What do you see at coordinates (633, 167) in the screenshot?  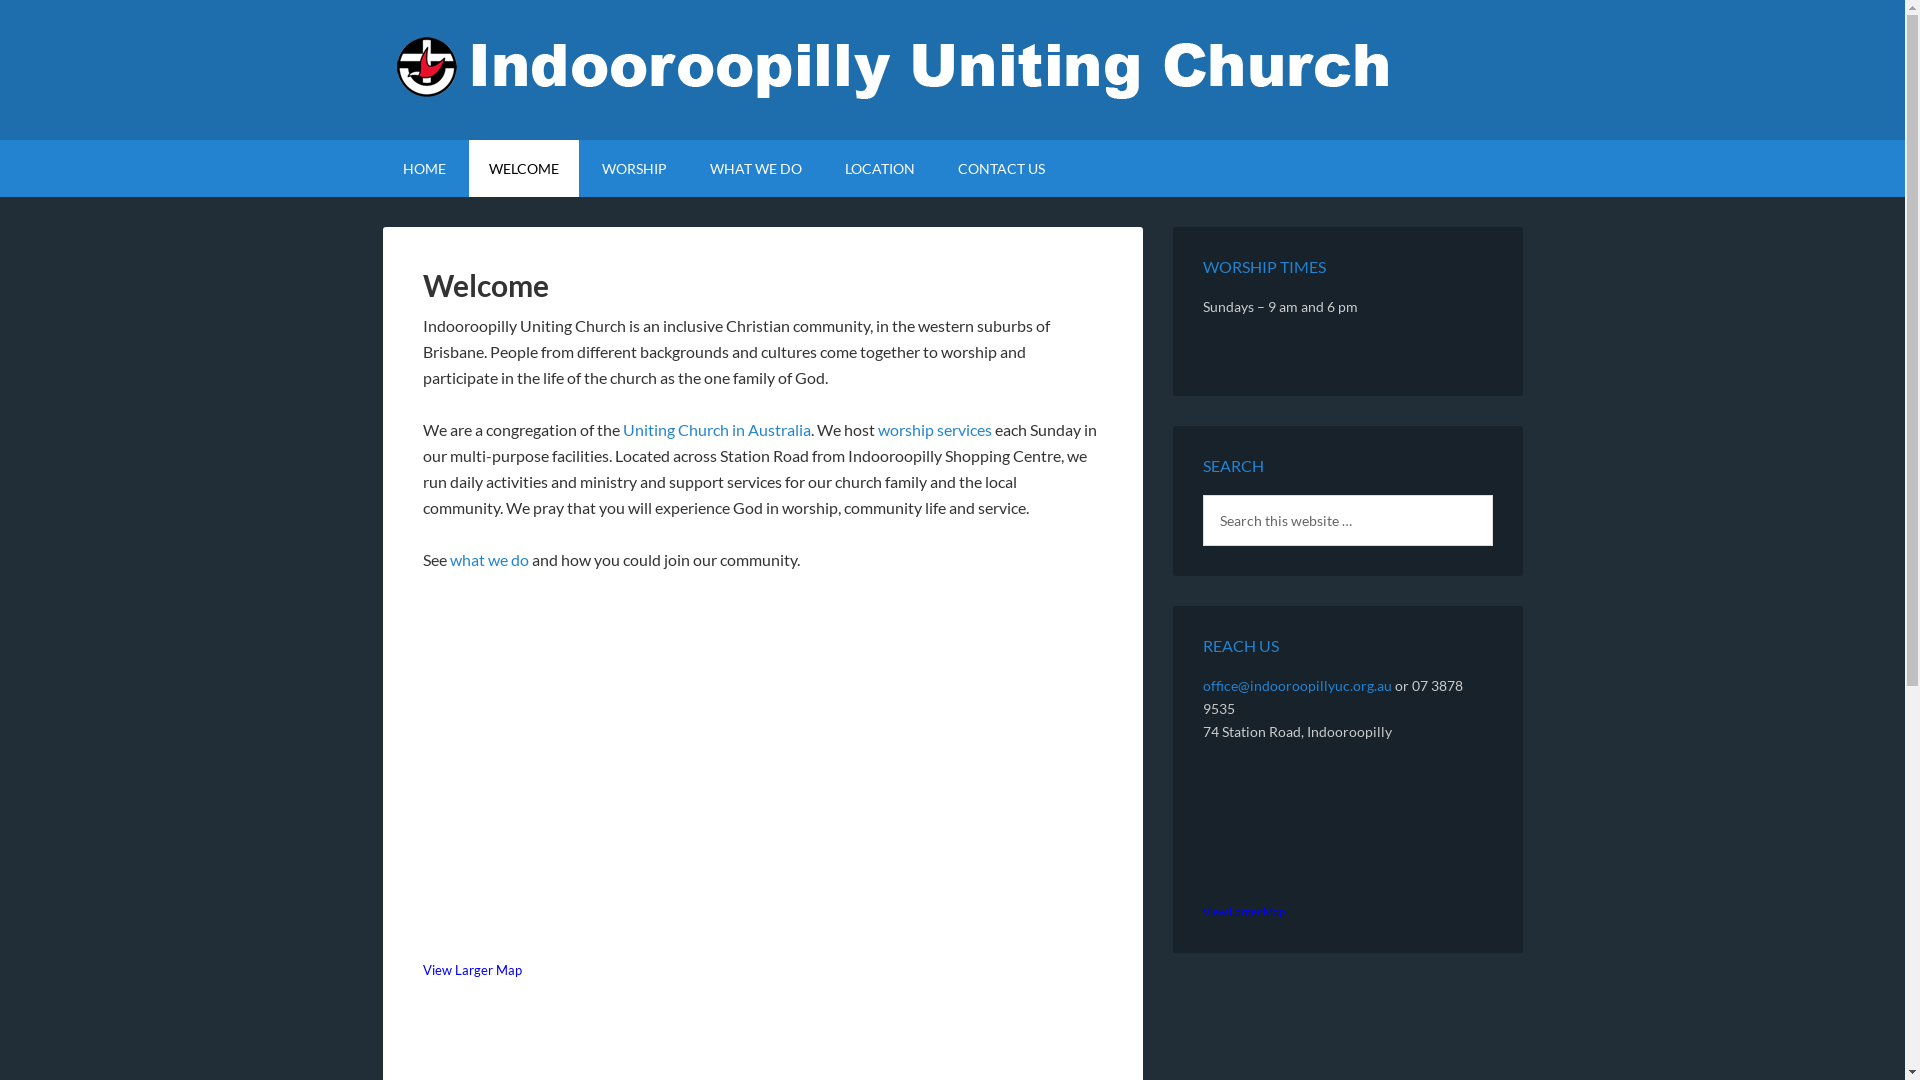 I see `'WORSHIP'` at bounding box center [633, 167].